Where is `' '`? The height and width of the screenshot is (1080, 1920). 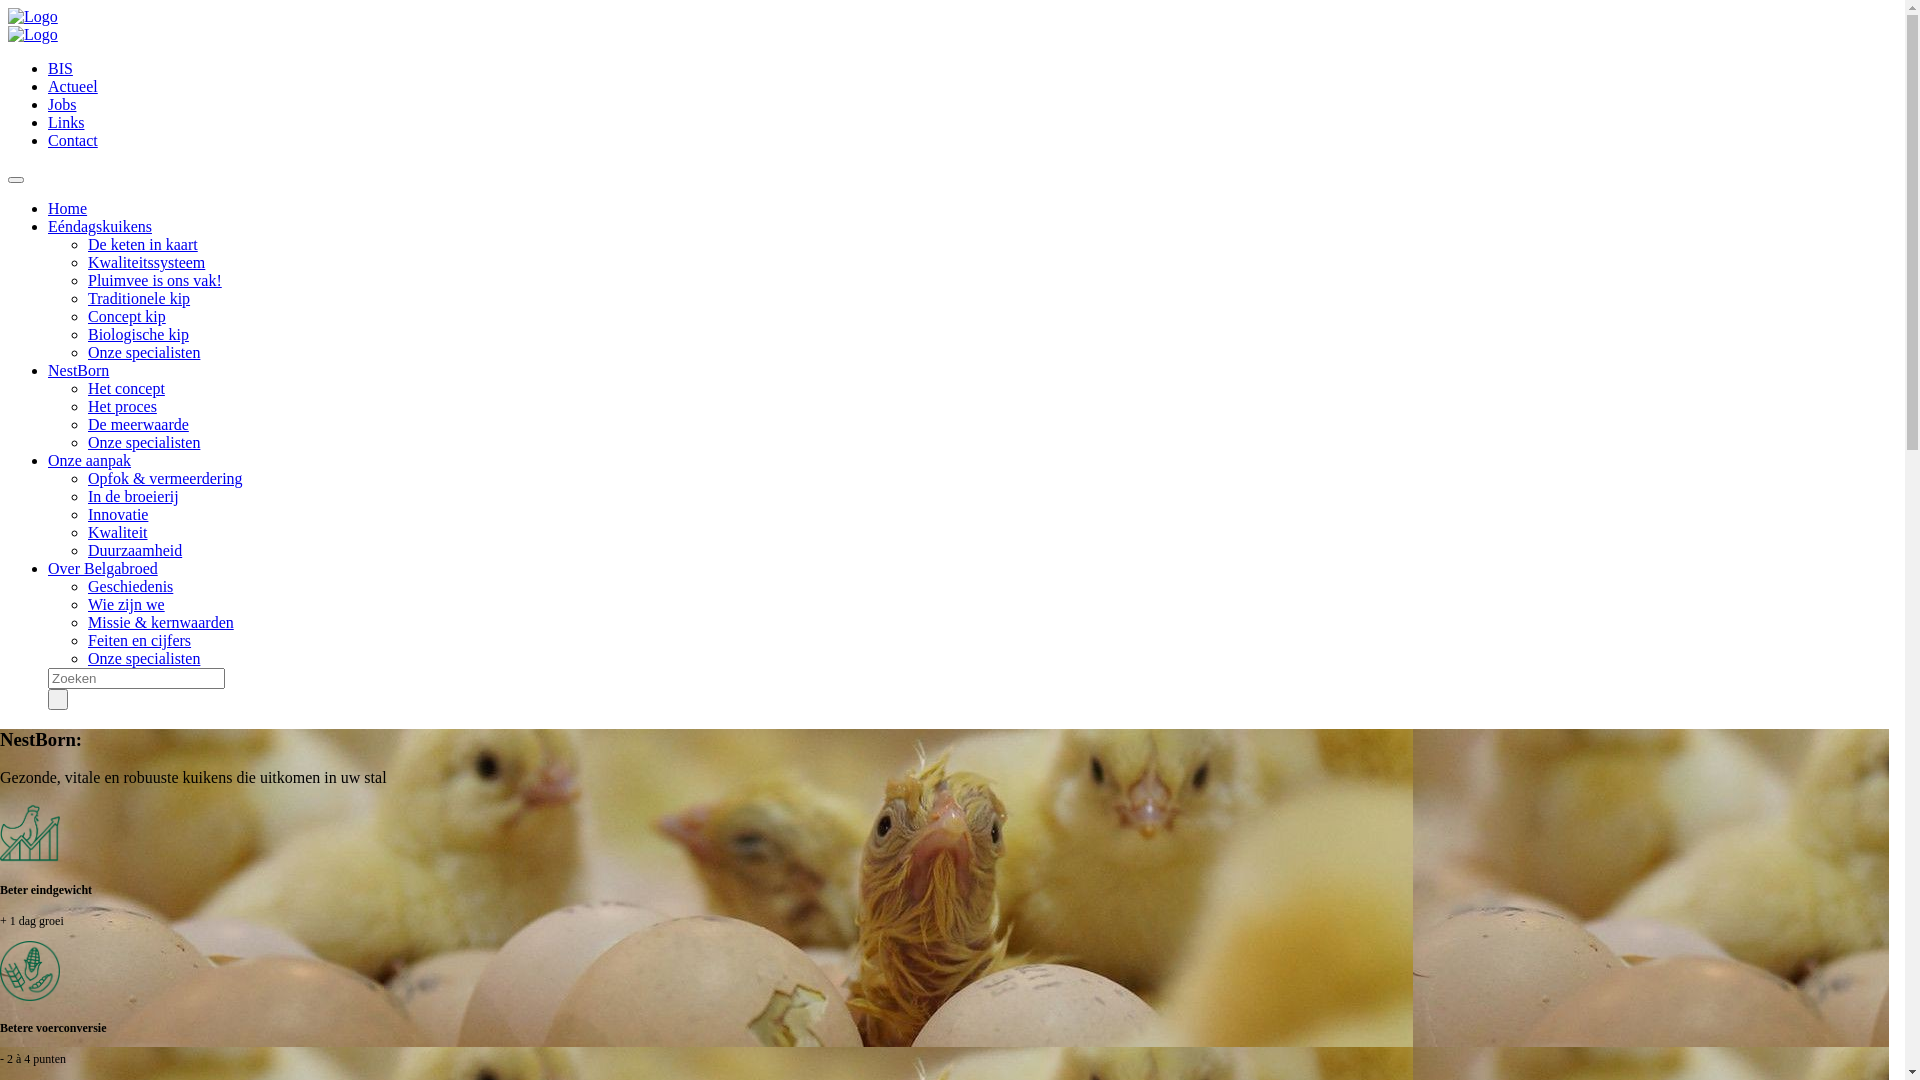 ' ' is located at coordinates (57, 698).